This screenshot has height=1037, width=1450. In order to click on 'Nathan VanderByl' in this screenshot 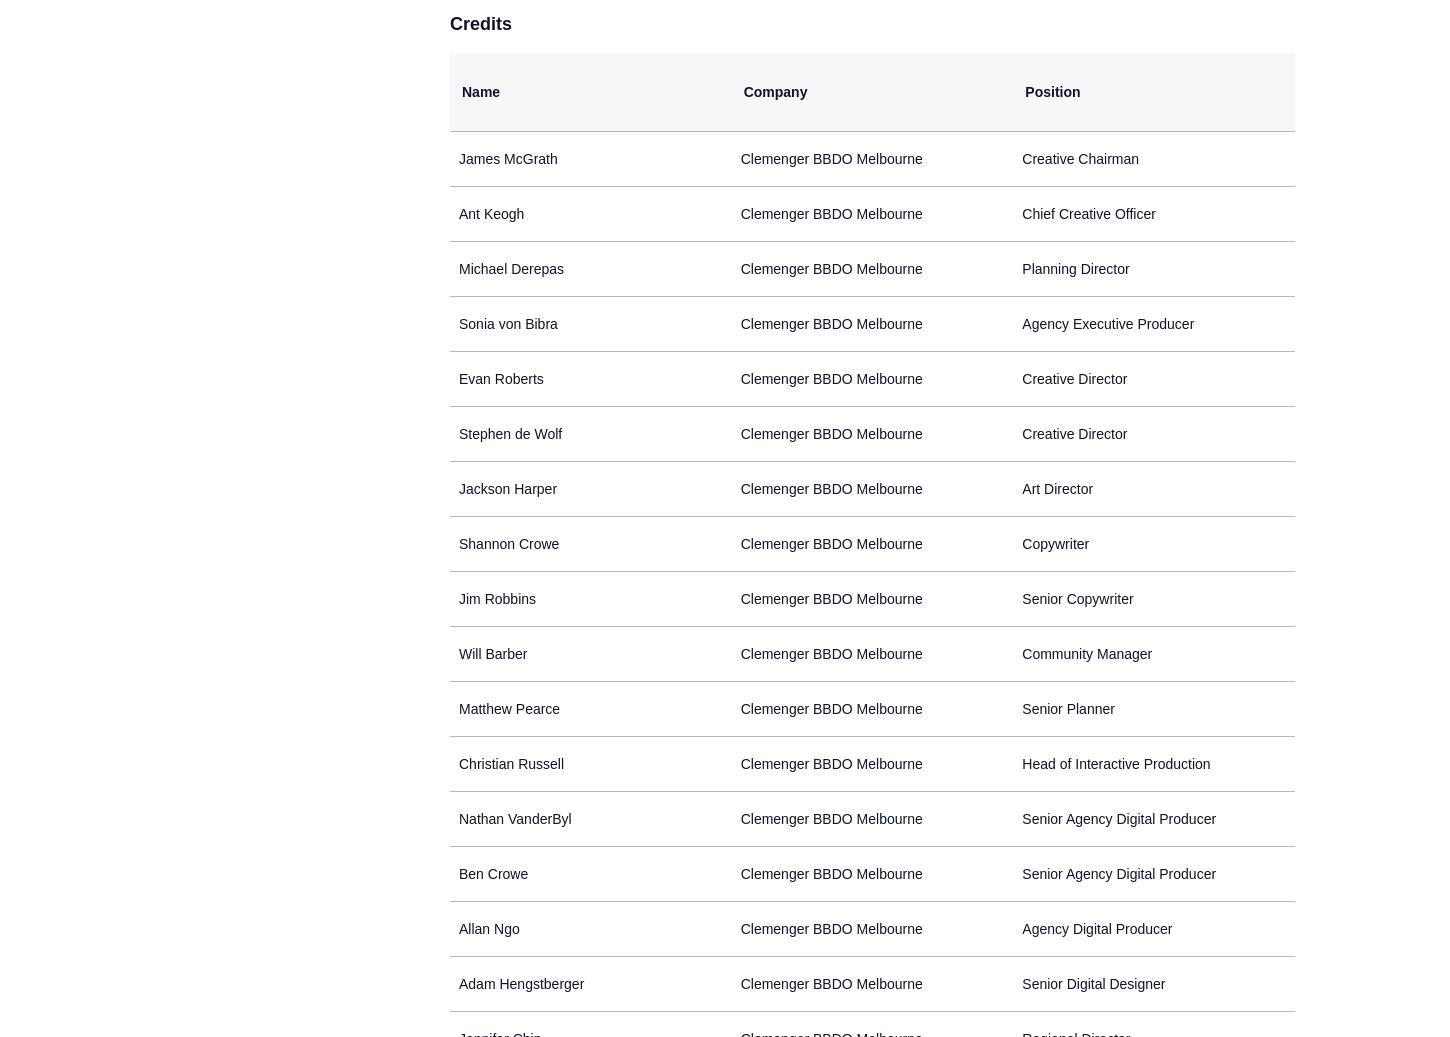, I will do `click(515, 819)`.